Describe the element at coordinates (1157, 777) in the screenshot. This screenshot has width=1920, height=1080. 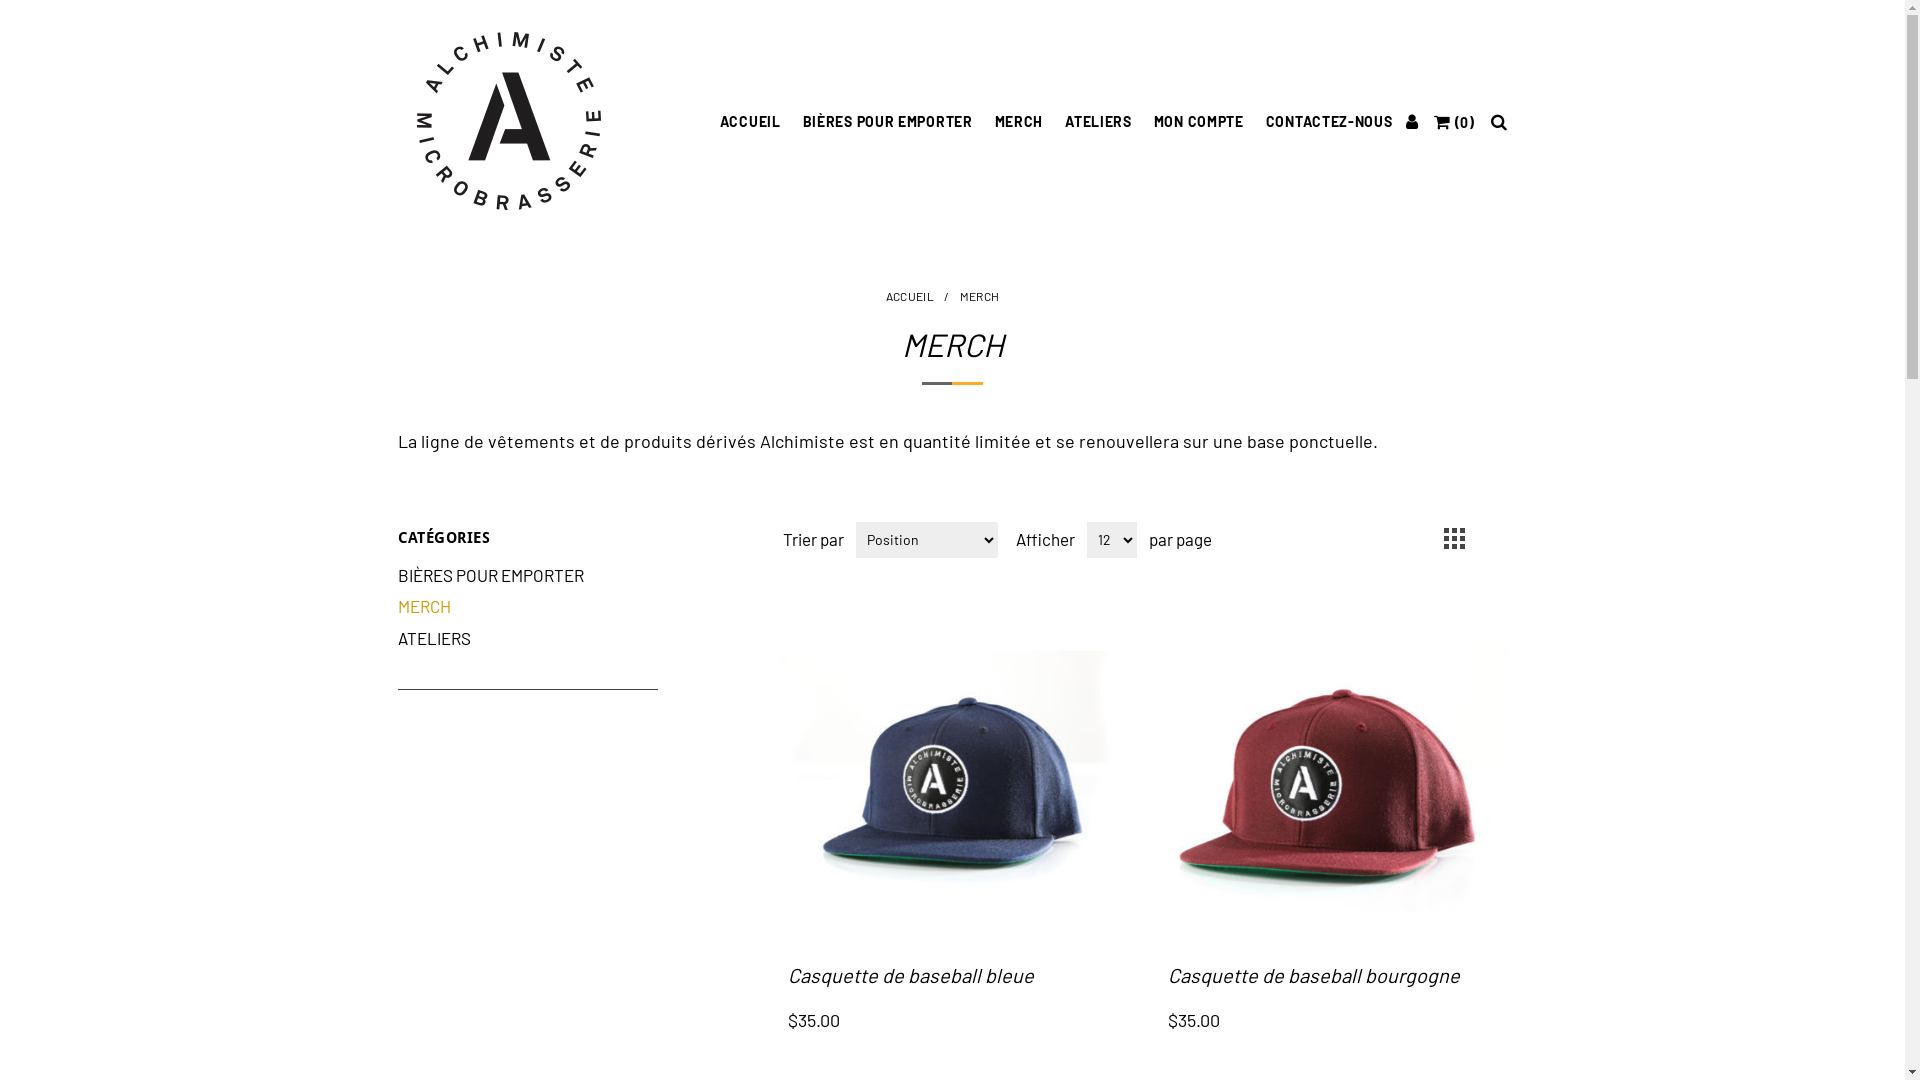
I see `'Agrandir l'image de Casquette de baseball bourgogne'` at that location.